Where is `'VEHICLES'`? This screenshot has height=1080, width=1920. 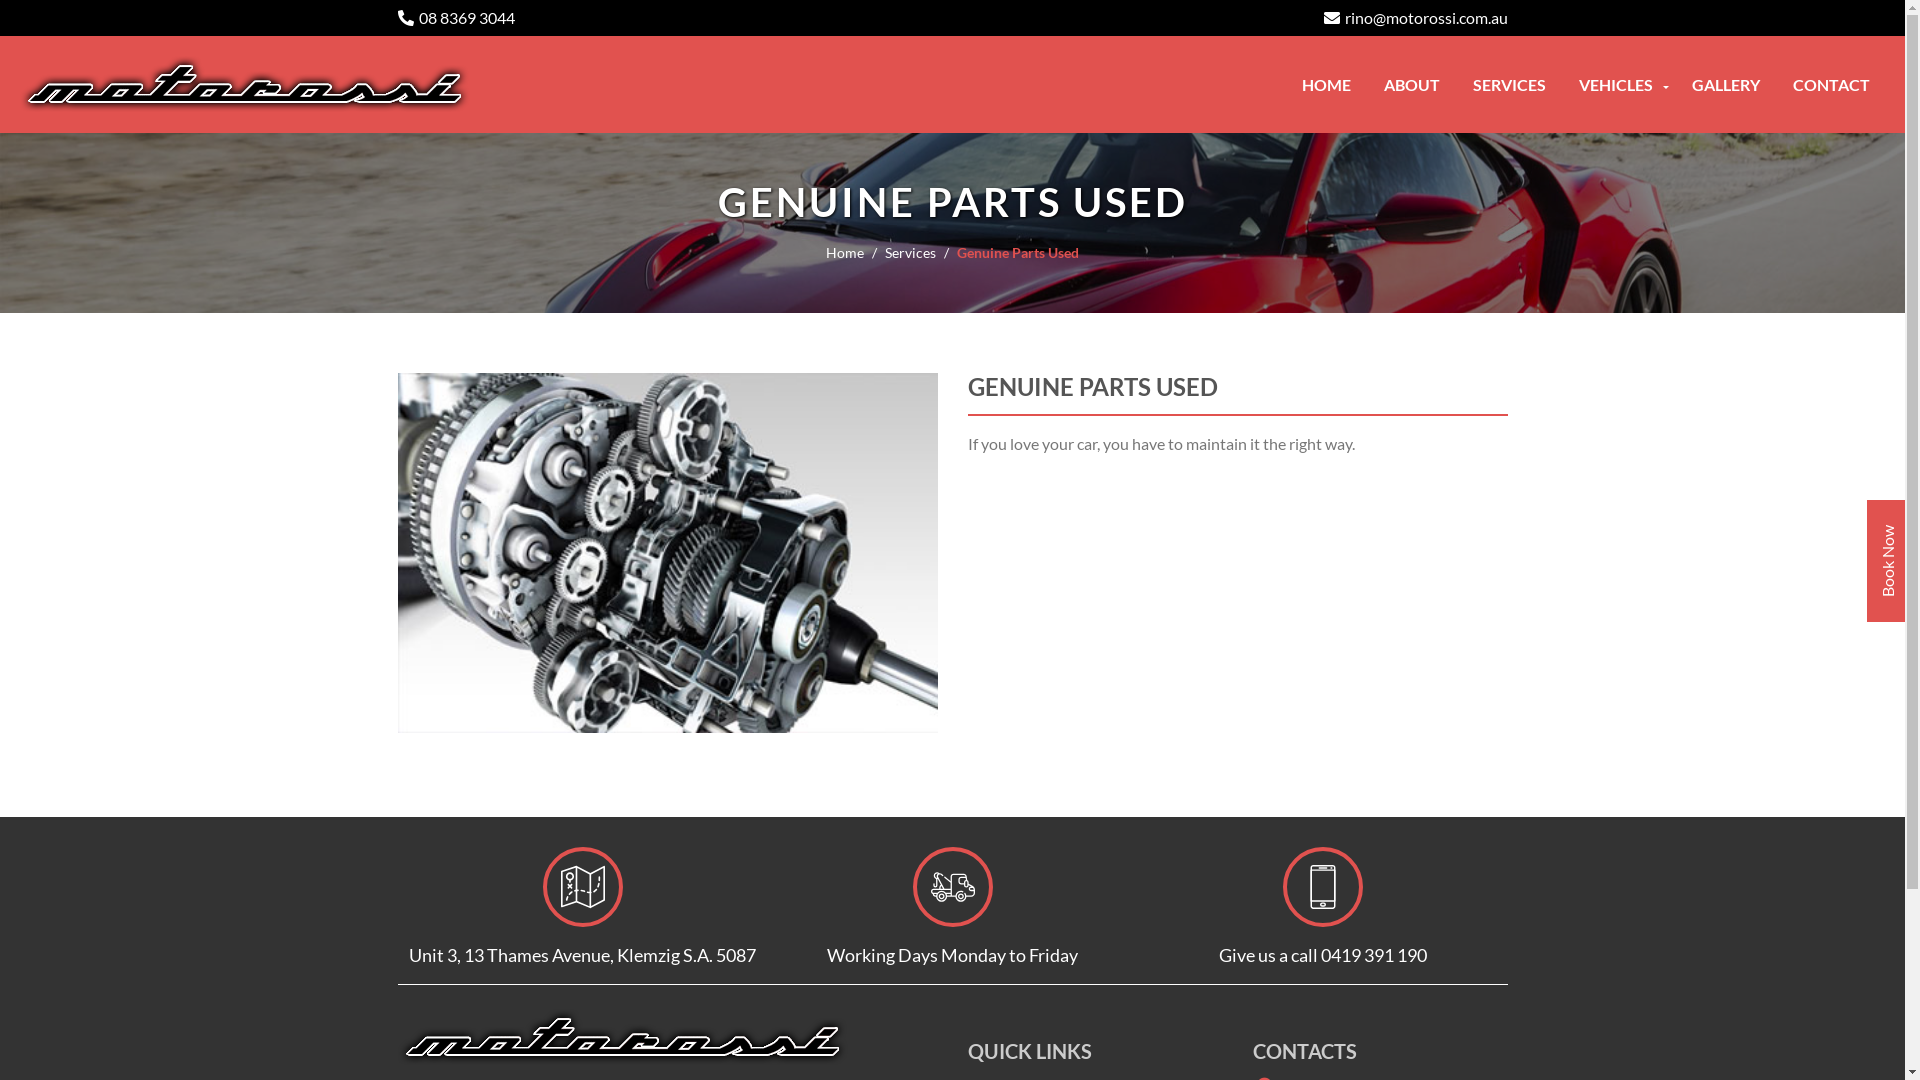 'VEHICLES' is located at coordinates (1618, 83).